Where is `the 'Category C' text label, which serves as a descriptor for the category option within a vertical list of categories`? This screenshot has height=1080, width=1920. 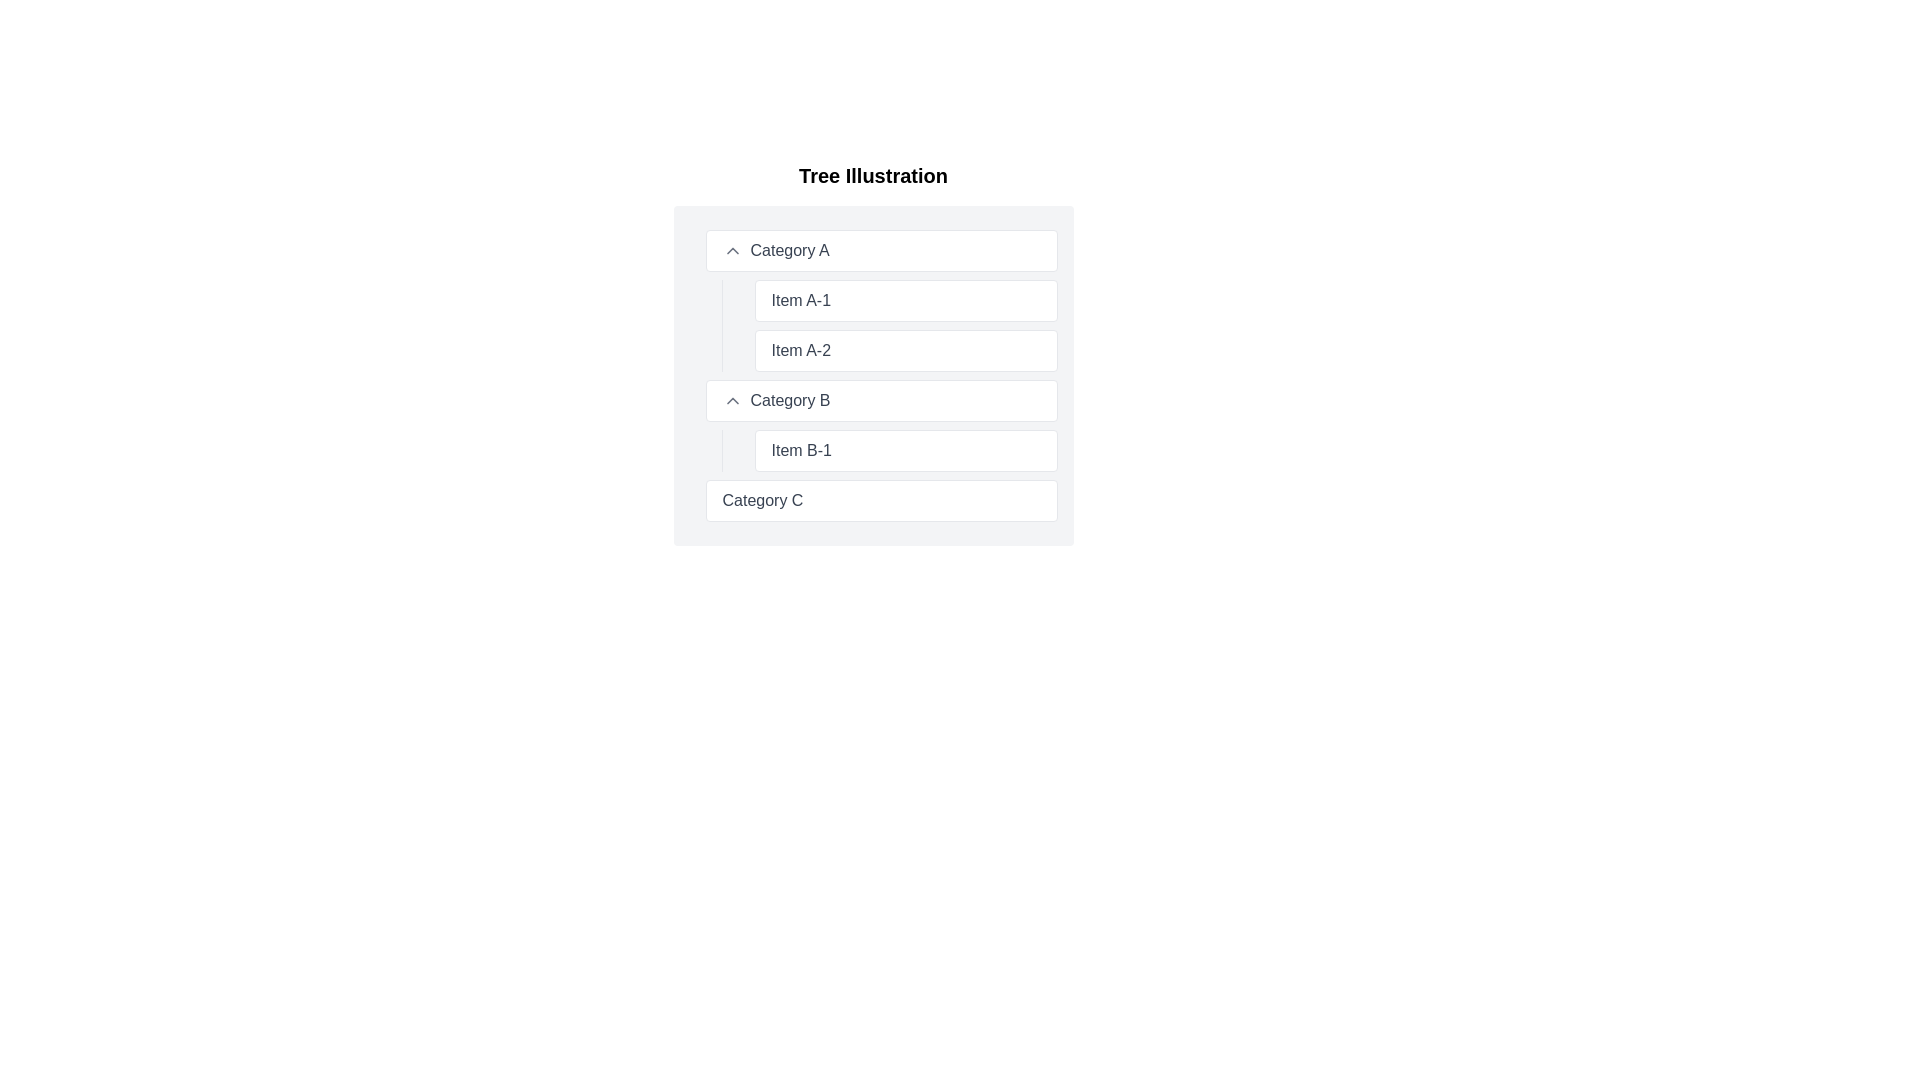
the 'Category C' text label, which serves as a descriptor for the category option within a vertical list of categories is located at coordinates (762, 500).